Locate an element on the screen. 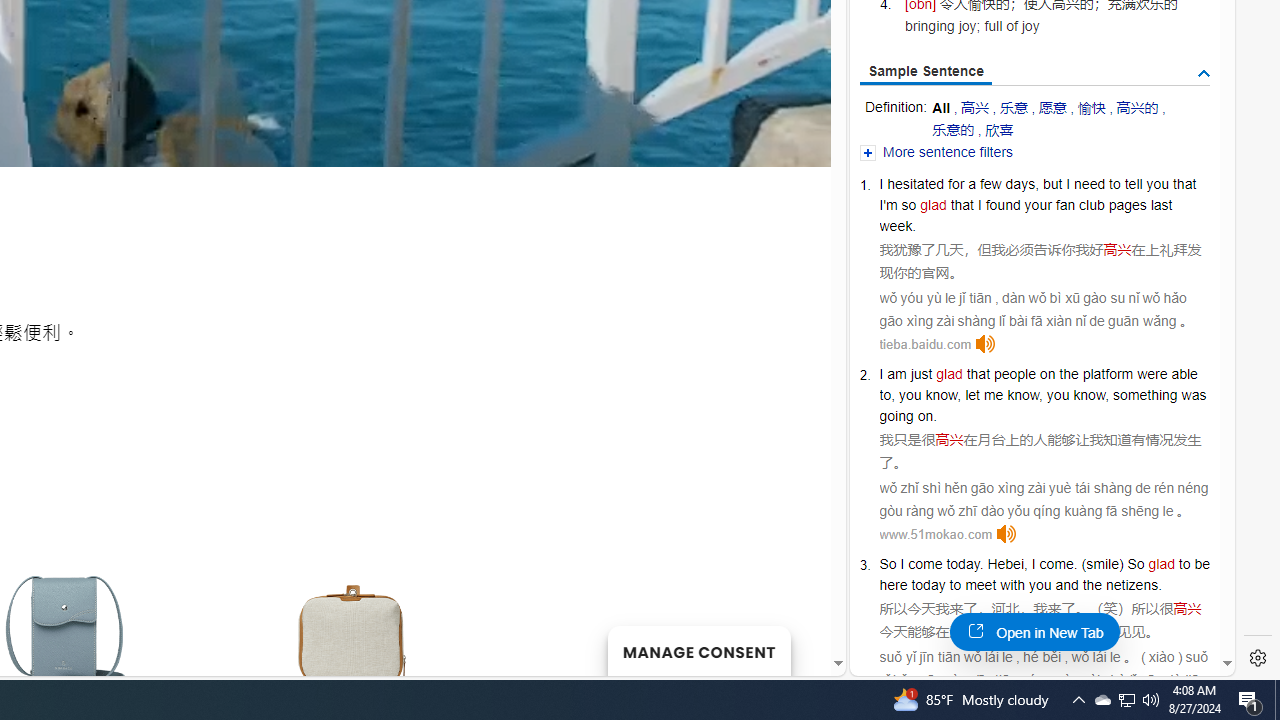 This screenshot has width=1280, height=720. 'www.51mokao.com' is located at coordinates (935, 533).